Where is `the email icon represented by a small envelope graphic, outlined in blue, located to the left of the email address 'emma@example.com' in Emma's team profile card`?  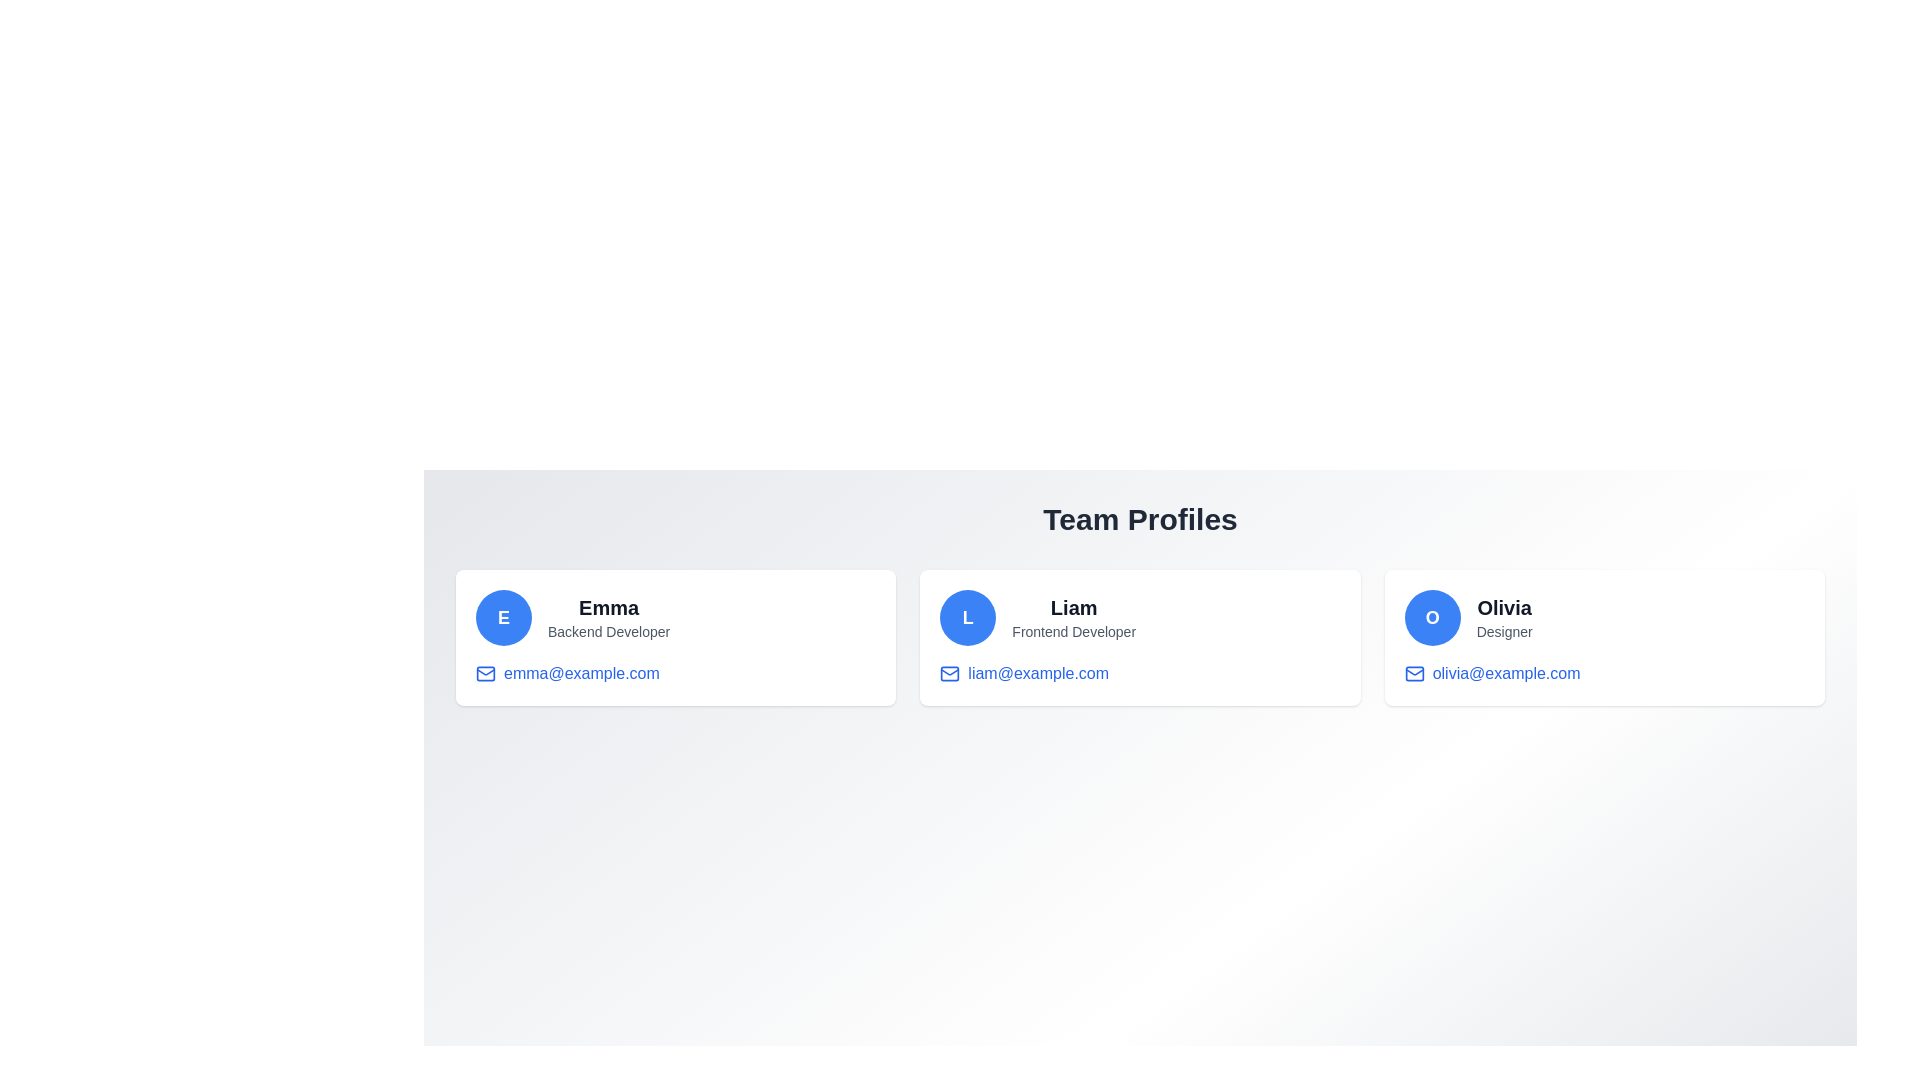
the email icon represented by a small envelope graphic, outlined in blue, located to the left of the email address 'emma@example.com' in Emma's team profile card is located at coordinates (485, 674).